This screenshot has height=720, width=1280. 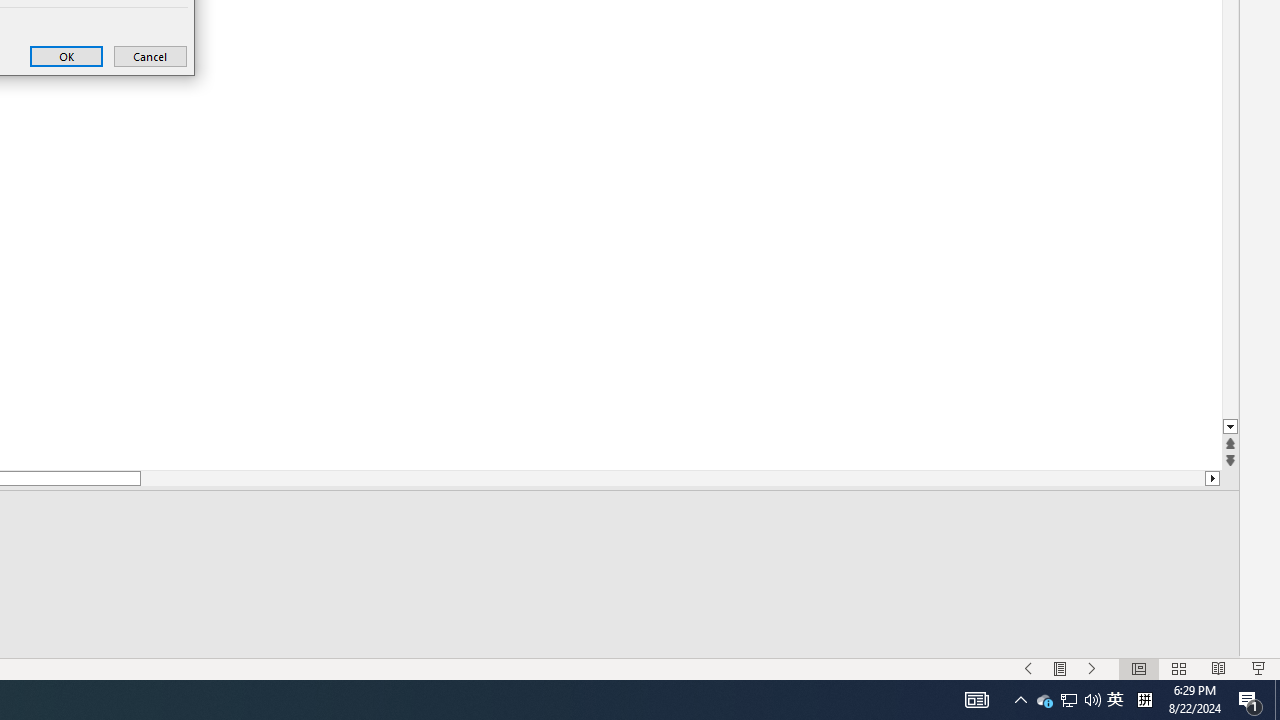 I want to click on 'Slide Show Next On', so click(x=1091, y=669).